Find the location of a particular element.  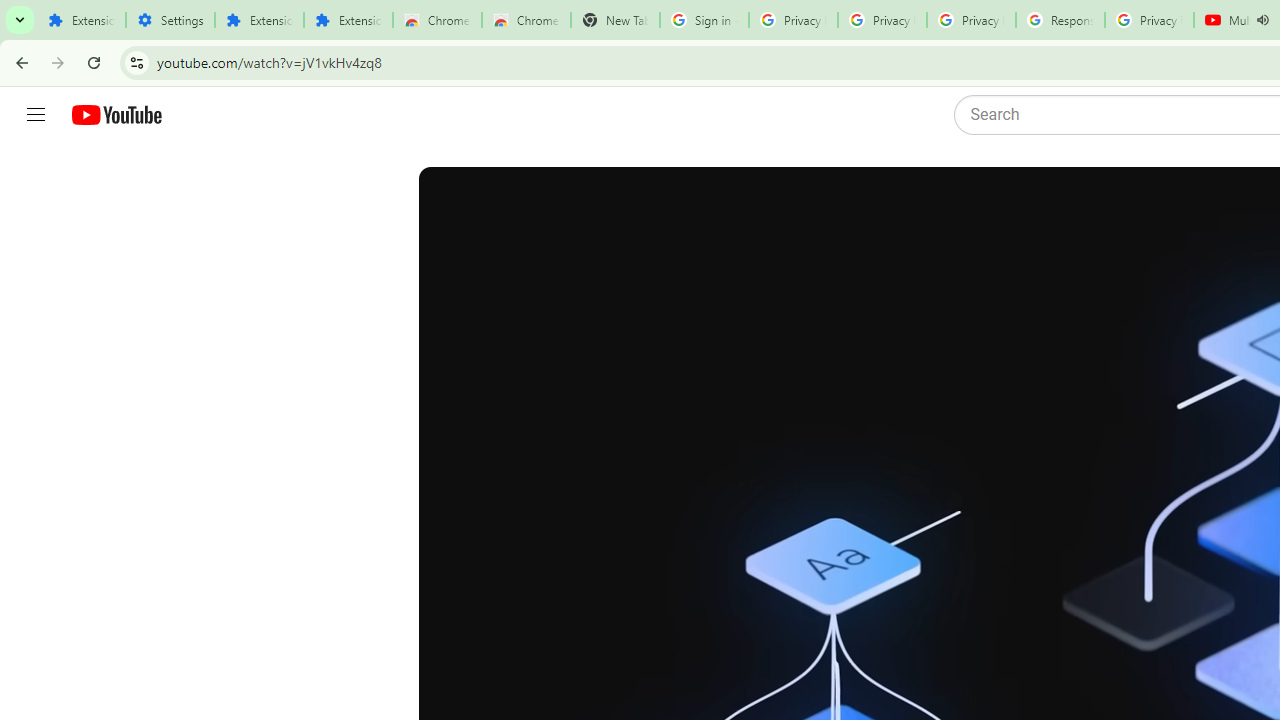

'YouTube Home' is located at coordinates (115, 115).